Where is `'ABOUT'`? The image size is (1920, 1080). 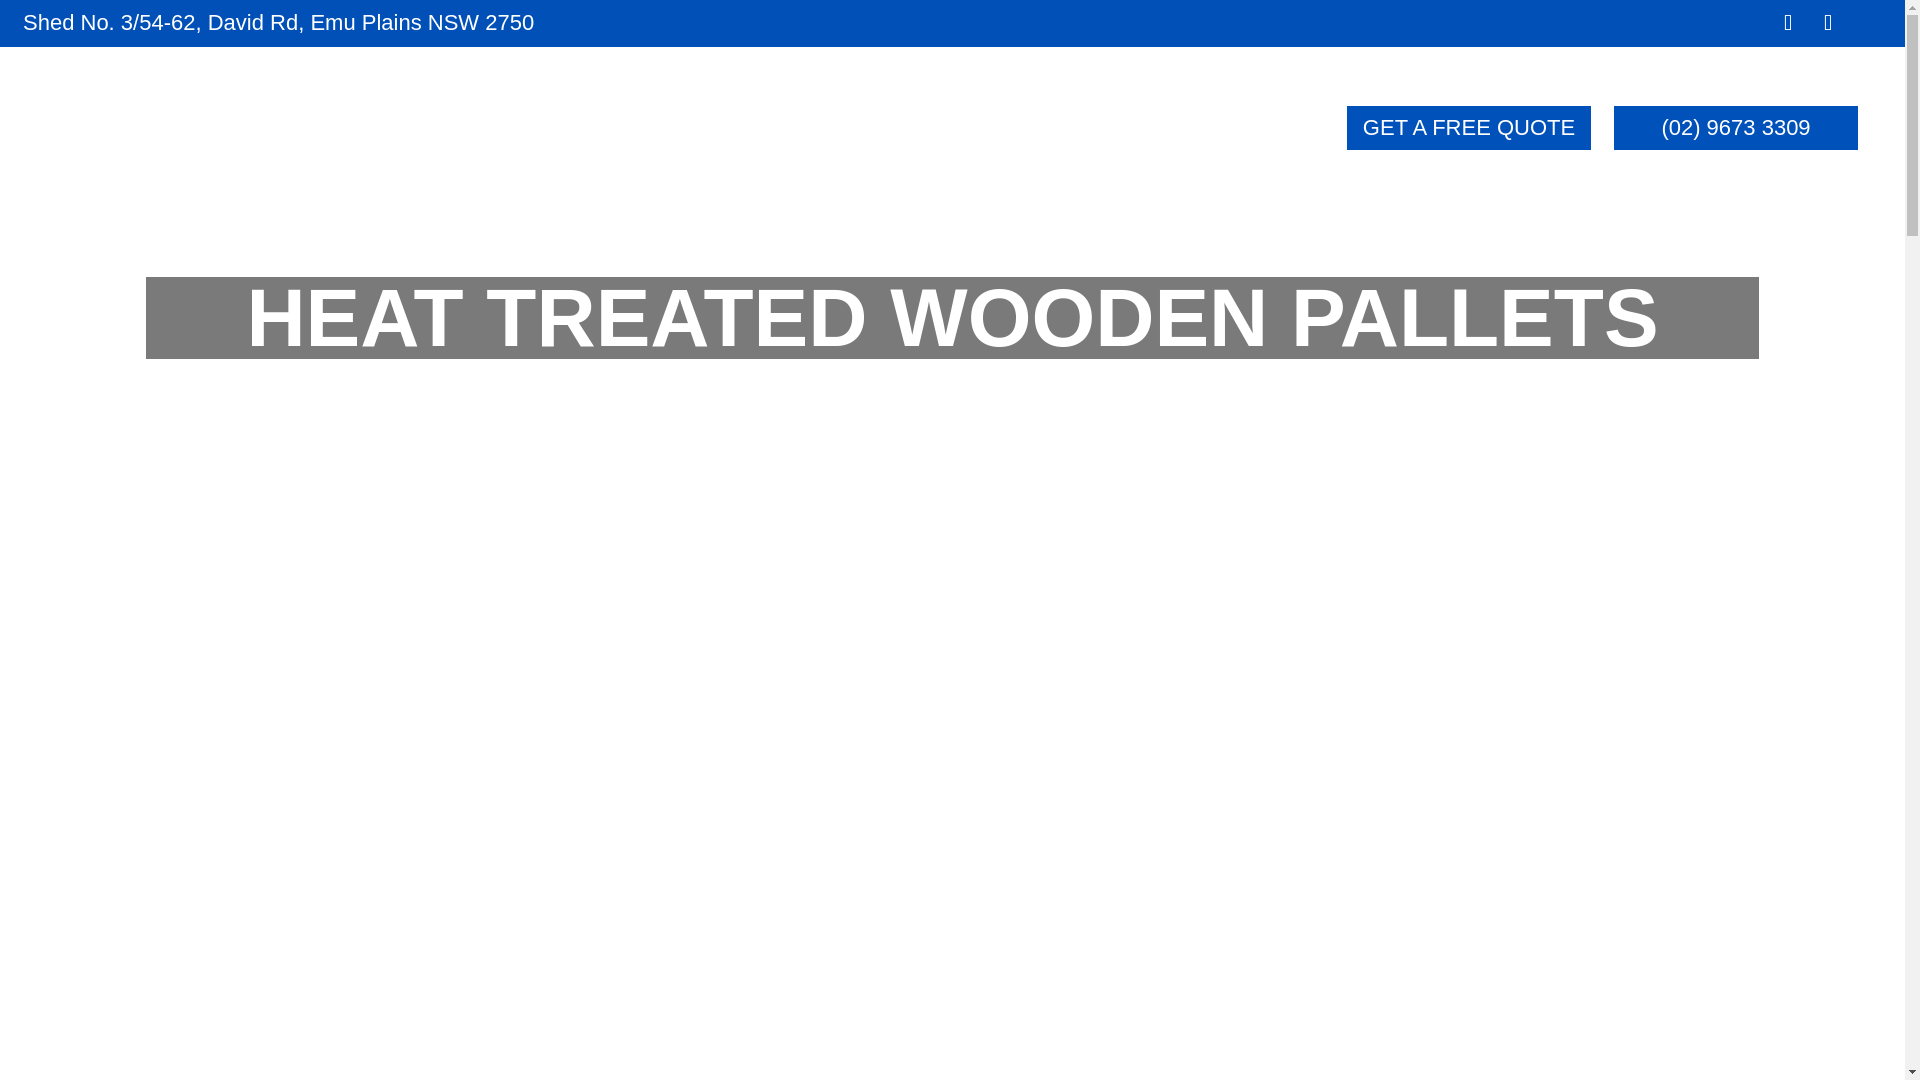 'ABOUT' is located at coordinates (593, 131).